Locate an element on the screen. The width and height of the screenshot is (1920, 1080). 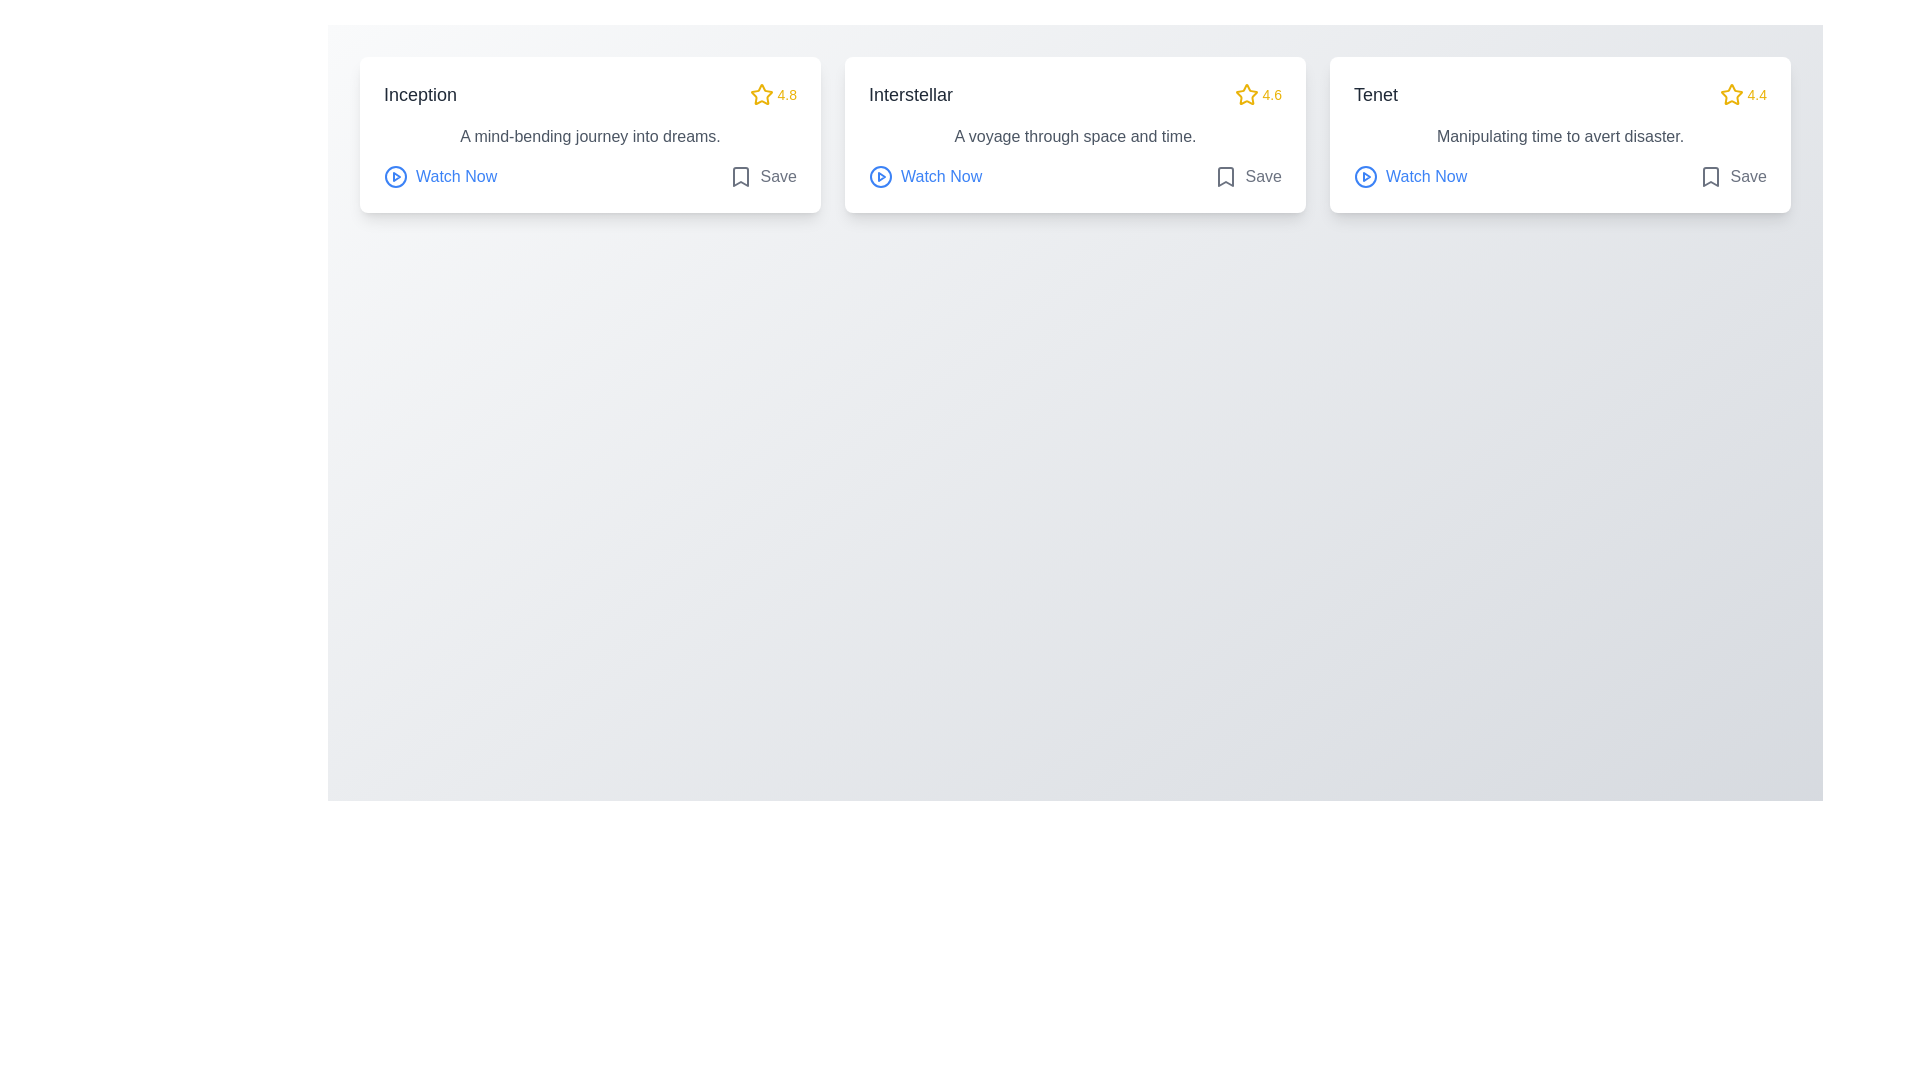
the header text 'Inception' located at the upper-left corner of its card to identify the card's content is located at coordinates (419, 95).